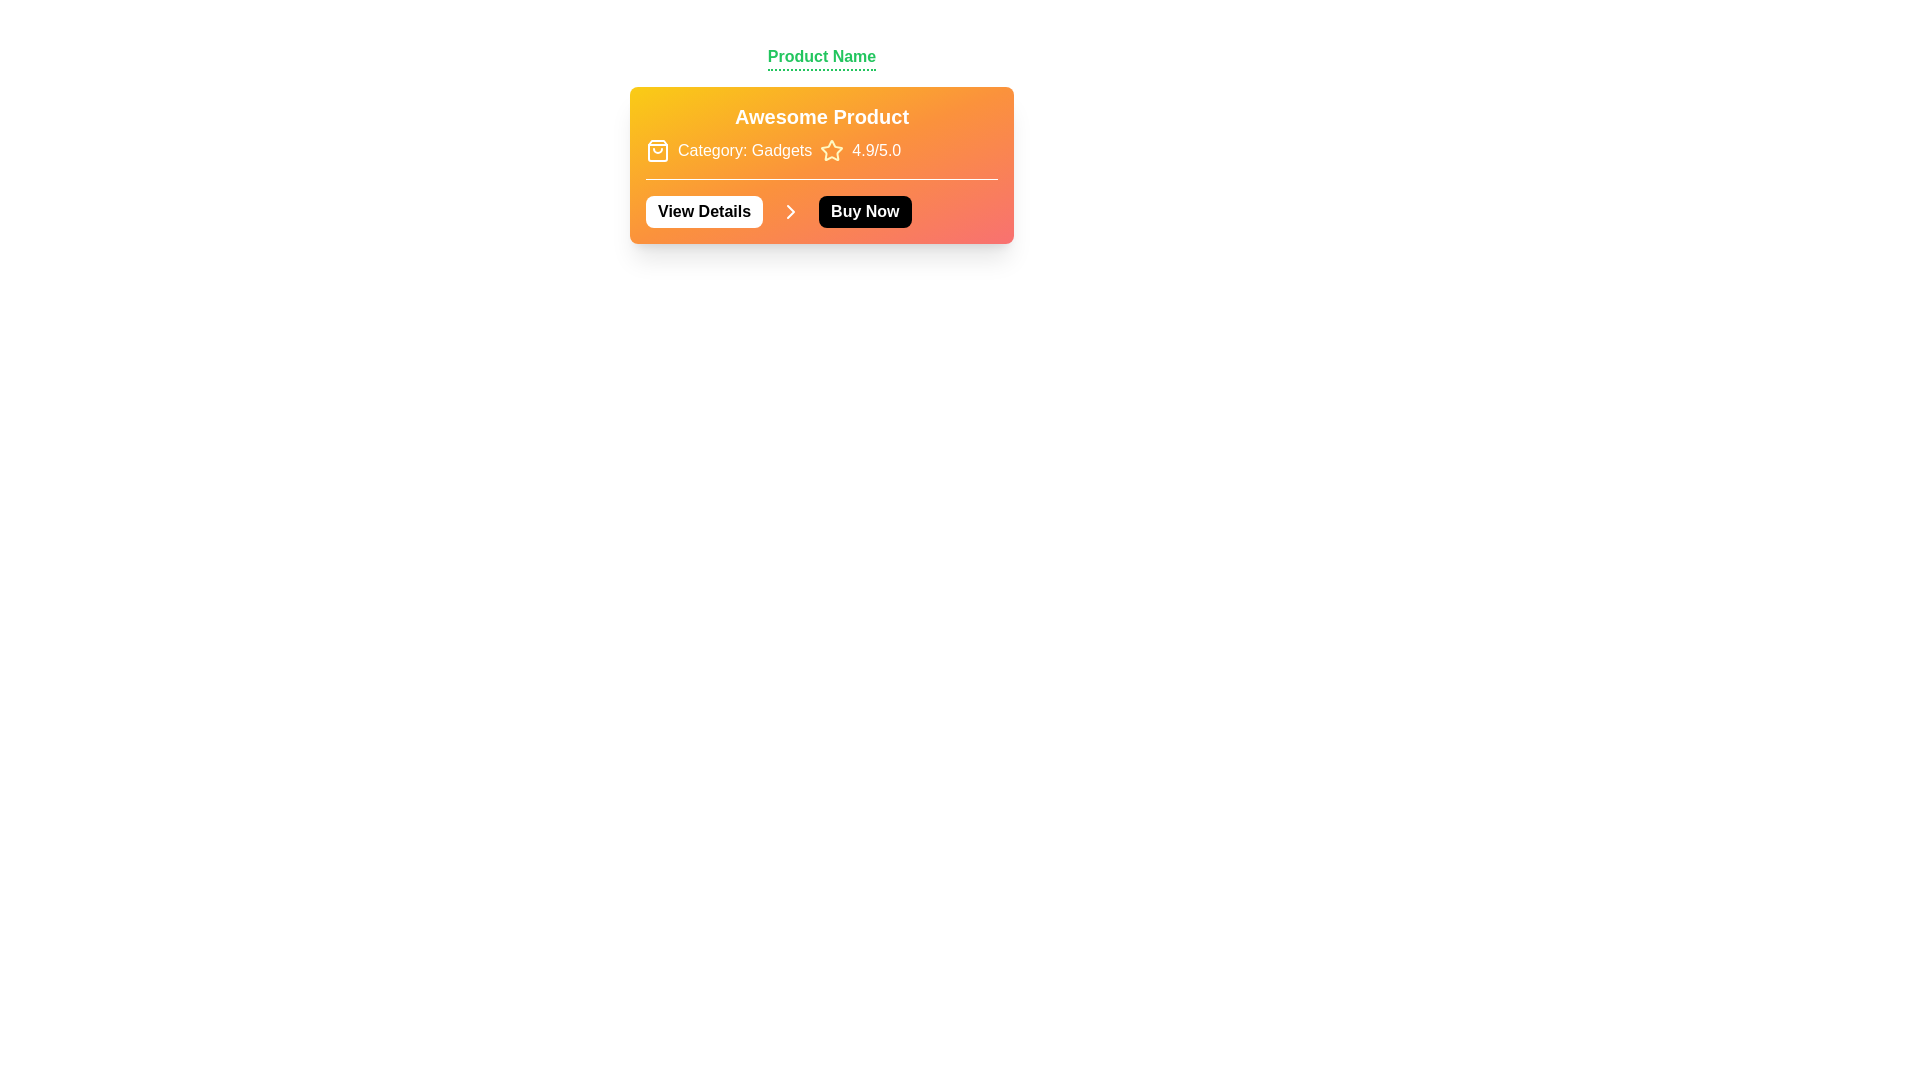  What do you see at coordinates (832, 149) in the screenshot?
I see `the star icon representing the rating indicator located between the texts 'Category: Gadgets' and '4.9/5.0'` at bounding box center [832, 149].